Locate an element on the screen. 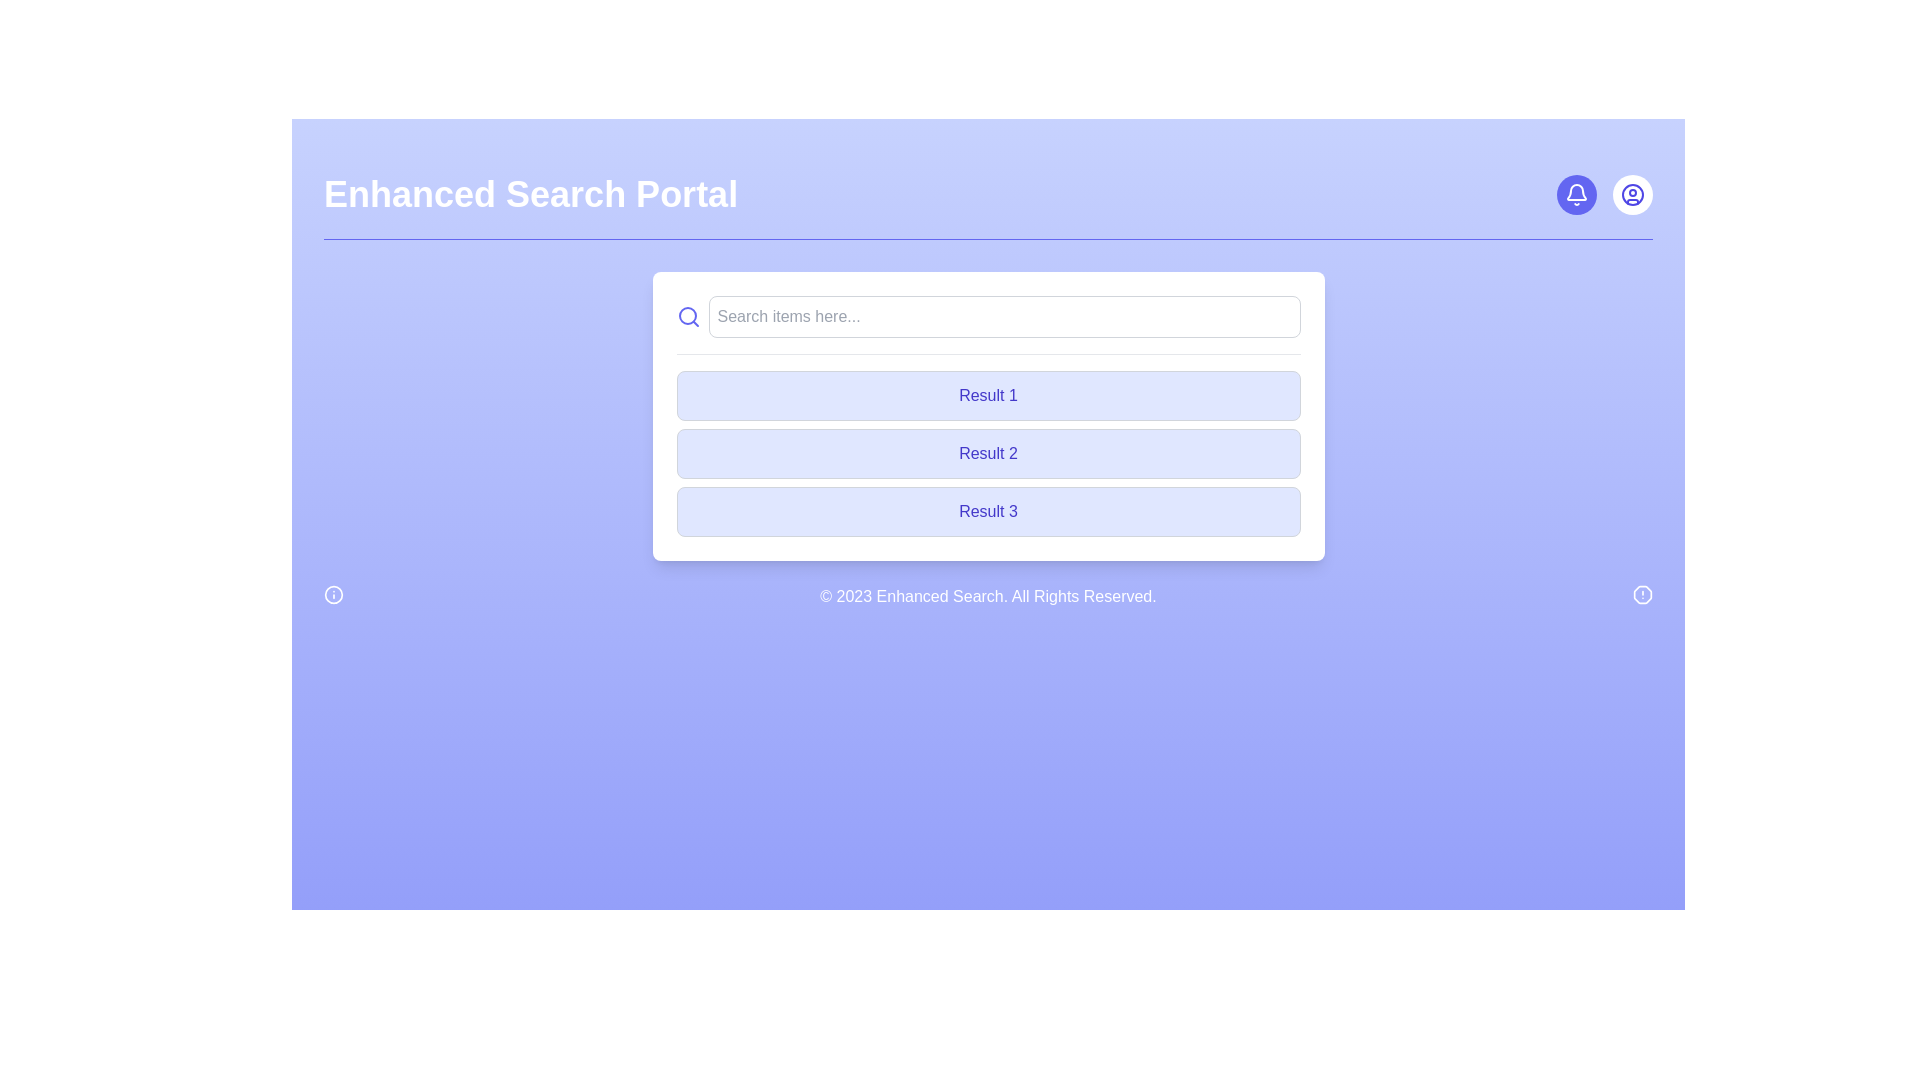 Image resolution: width=1920 pixels, height=1080 pixels. the search icon located at the top left corner of the white card, before the text input field is located at coordinates (688, 315).